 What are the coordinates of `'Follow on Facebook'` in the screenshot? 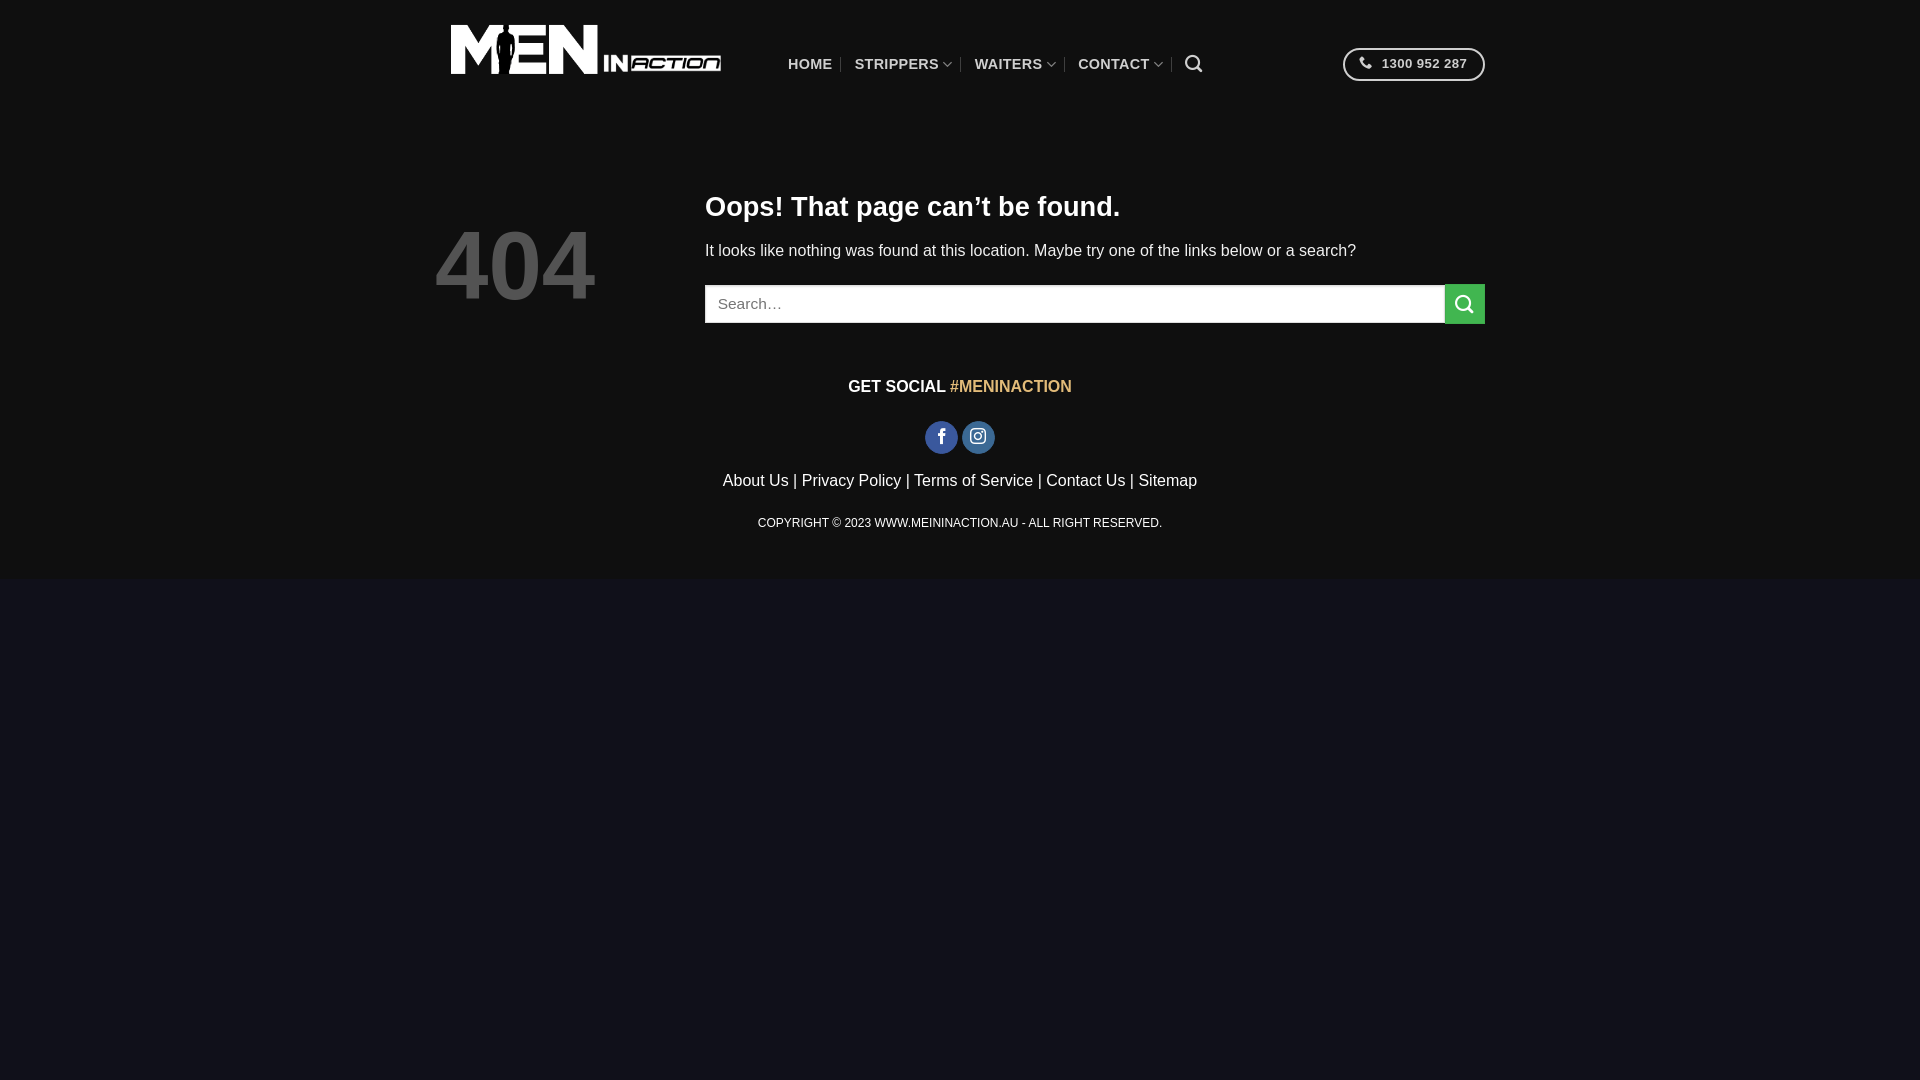 It's located at (940, 437).